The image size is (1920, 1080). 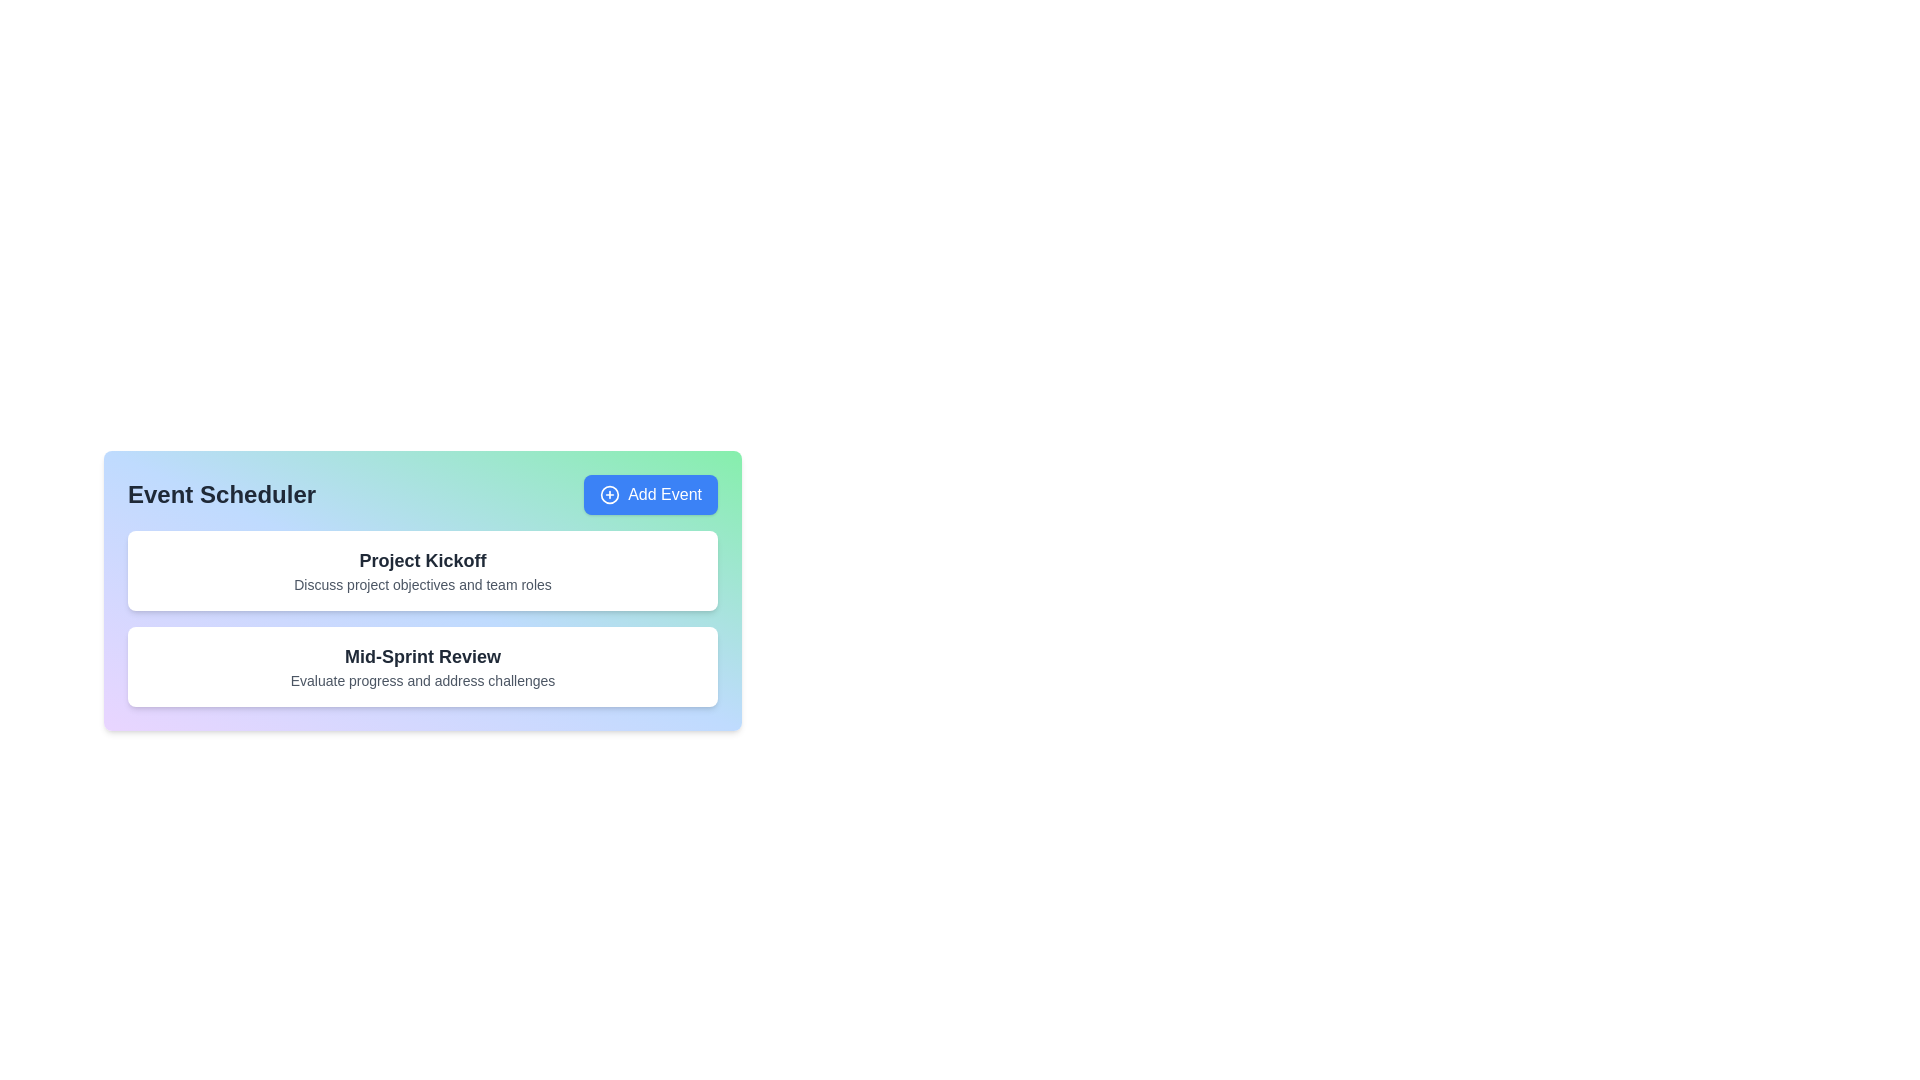 I want to click on the static text displaying 'Evaluate progress and address challenges', which is located within the 'Mid-Sprint Review' card in the 'Event Scheduler' section, so click(x=421, y=680).